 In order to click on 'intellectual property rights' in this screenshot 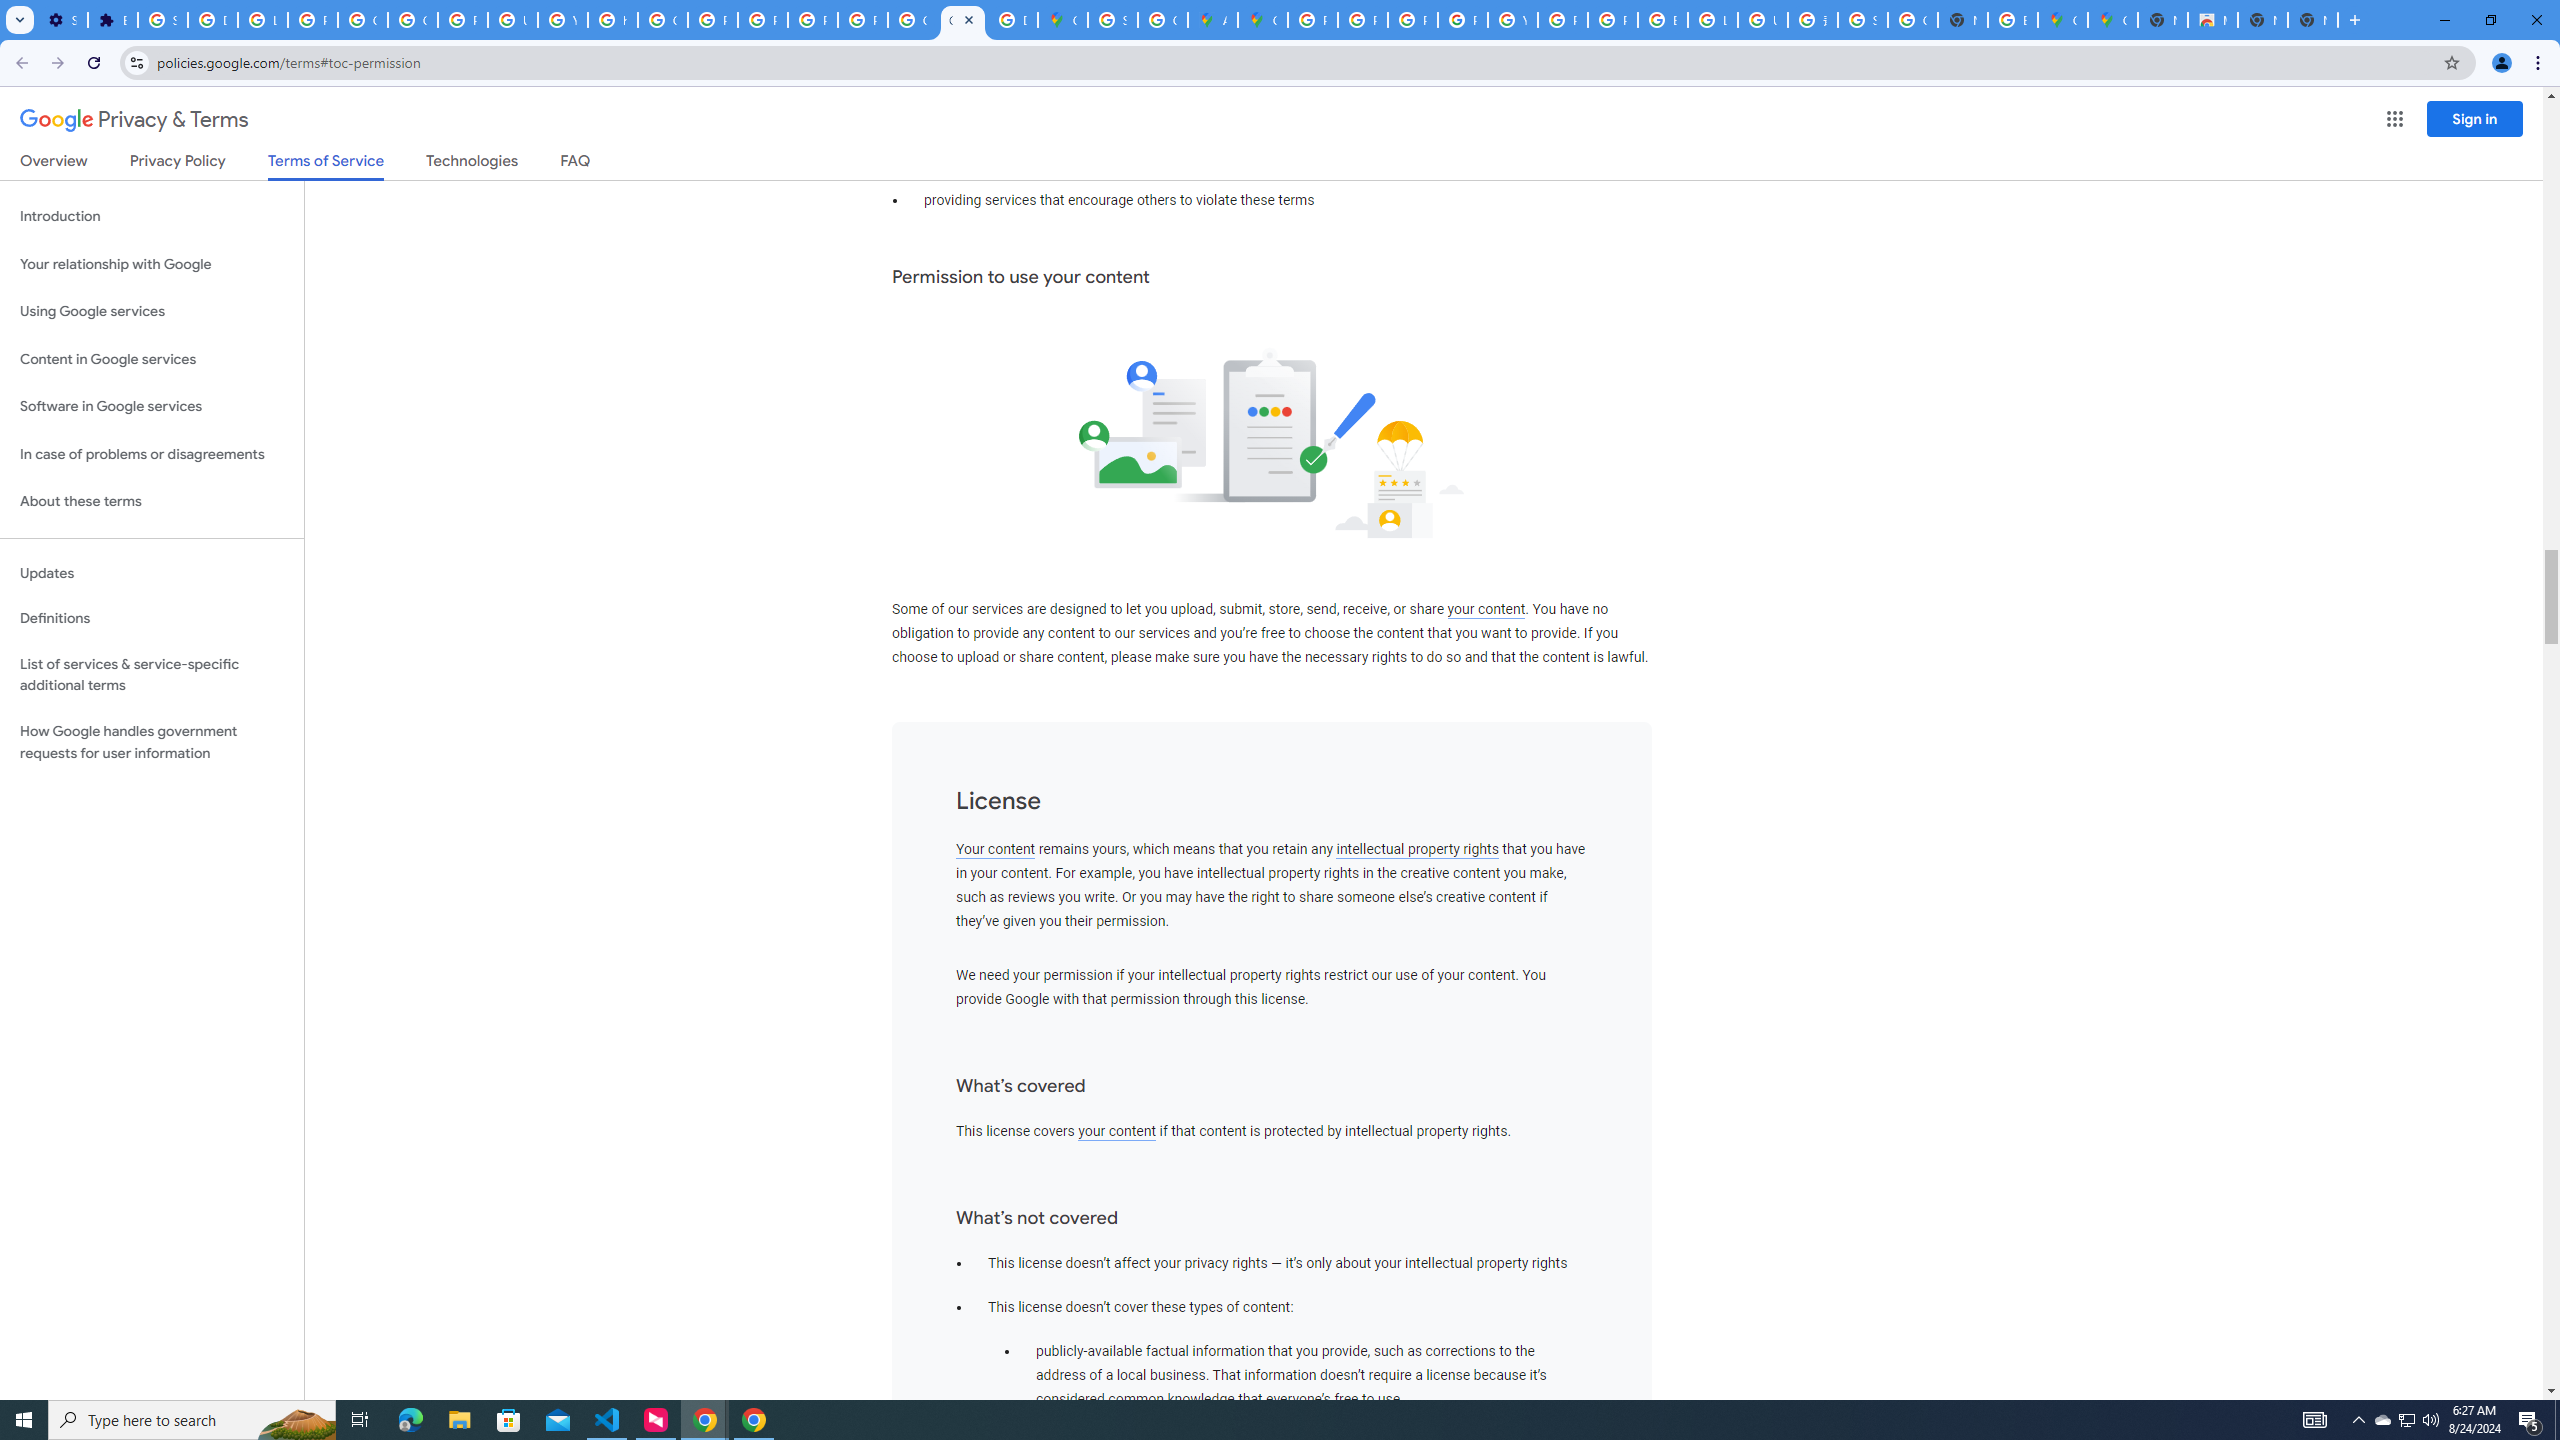, I will do `click(1418, 849)`.